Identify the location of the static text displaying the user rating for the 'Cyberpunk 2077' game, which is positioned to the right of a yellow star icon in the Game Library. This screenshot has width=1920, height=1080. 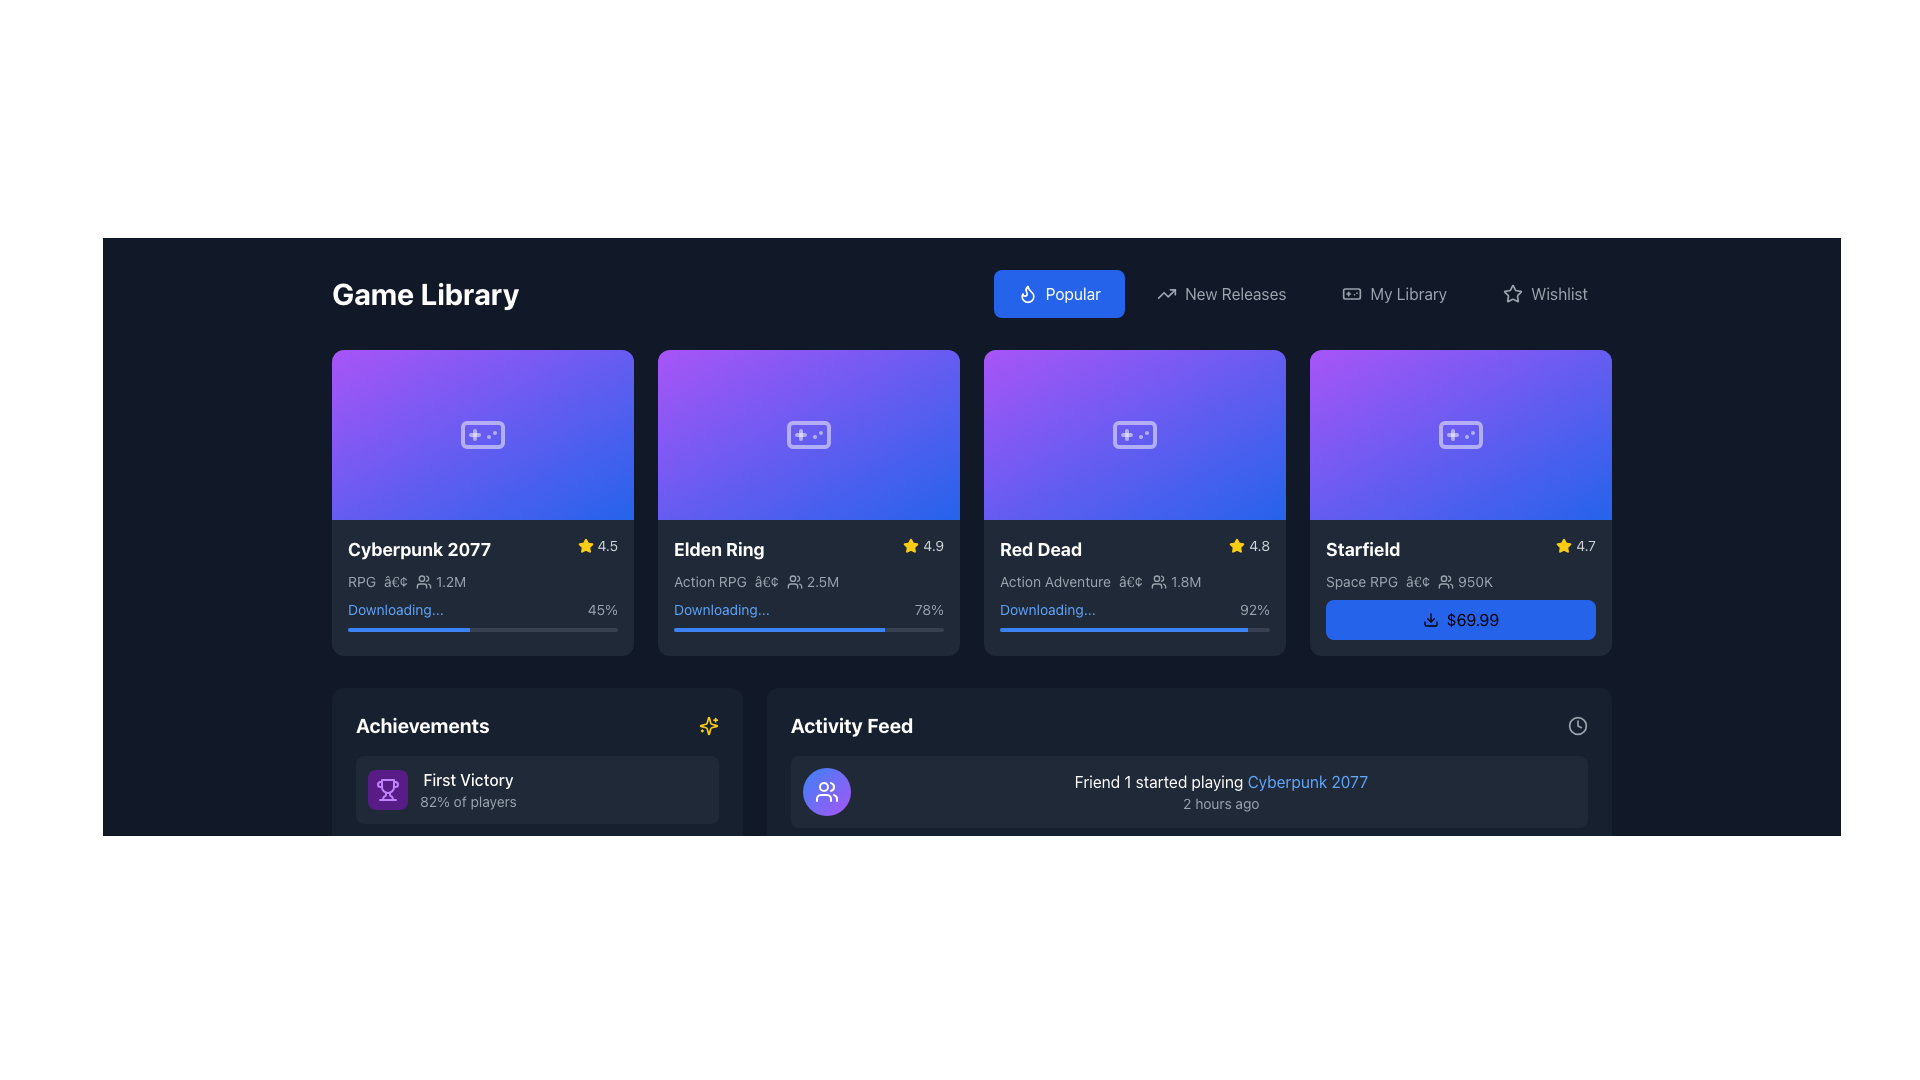
(606, 545).